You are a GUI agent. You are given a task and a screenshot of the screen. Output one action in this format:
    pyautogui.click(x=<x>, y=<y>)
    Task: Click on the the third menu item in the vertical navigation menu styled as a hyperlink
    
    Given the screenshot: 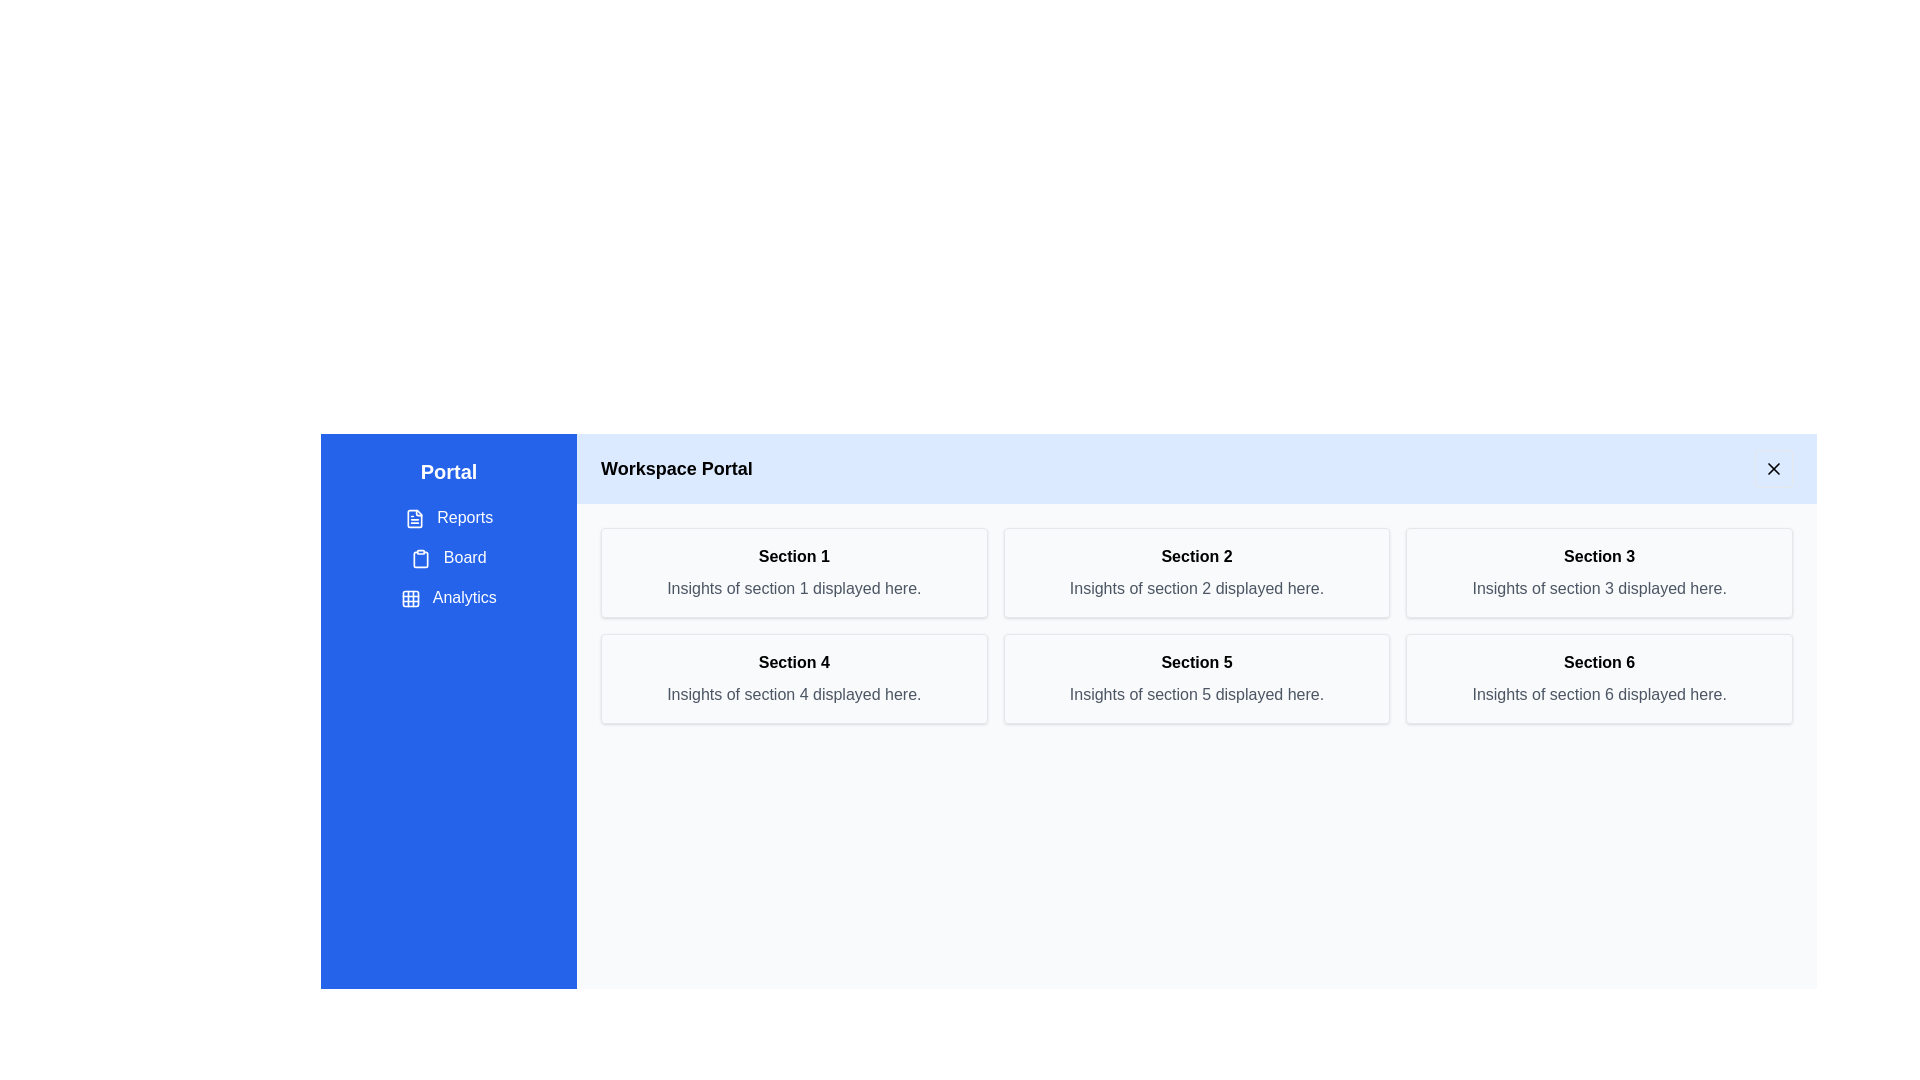 What is the action you would take?
    pyautogui.click(x=448, y=596)
    